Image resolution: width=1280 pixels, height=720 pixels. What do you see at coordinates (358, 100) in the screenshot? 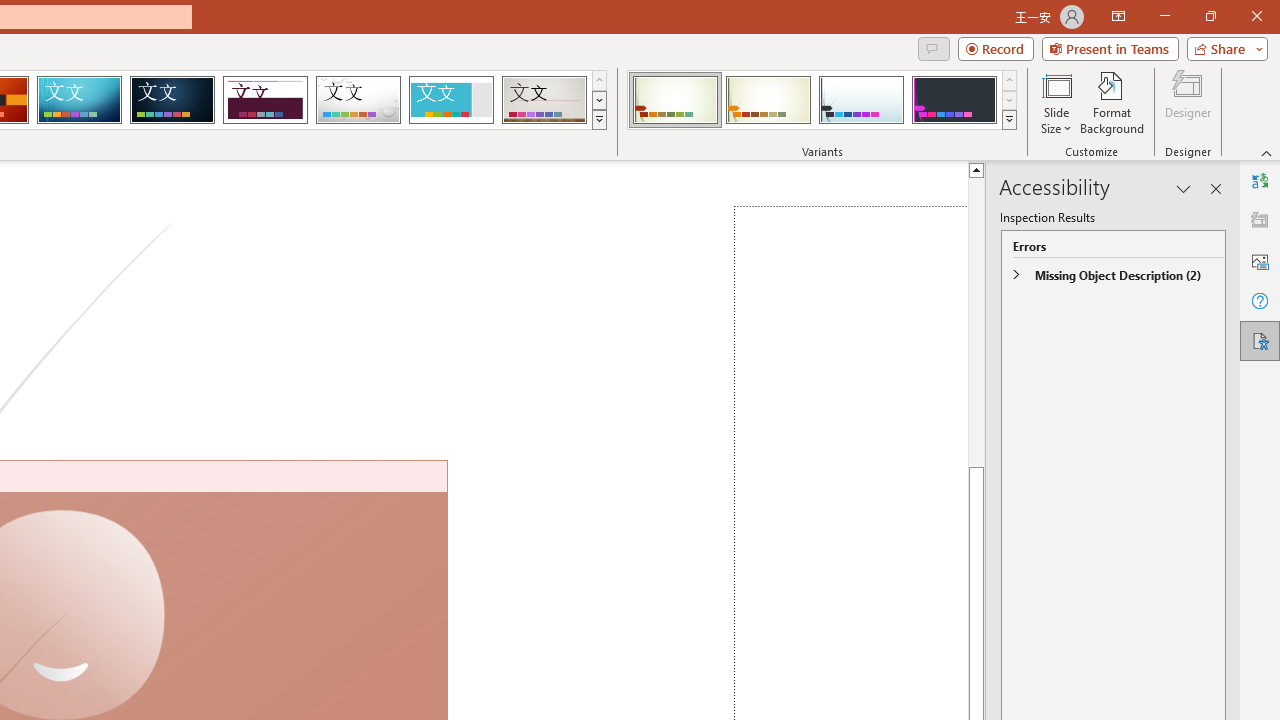
I see `'Droplet'` at bounding box center [358, 100].